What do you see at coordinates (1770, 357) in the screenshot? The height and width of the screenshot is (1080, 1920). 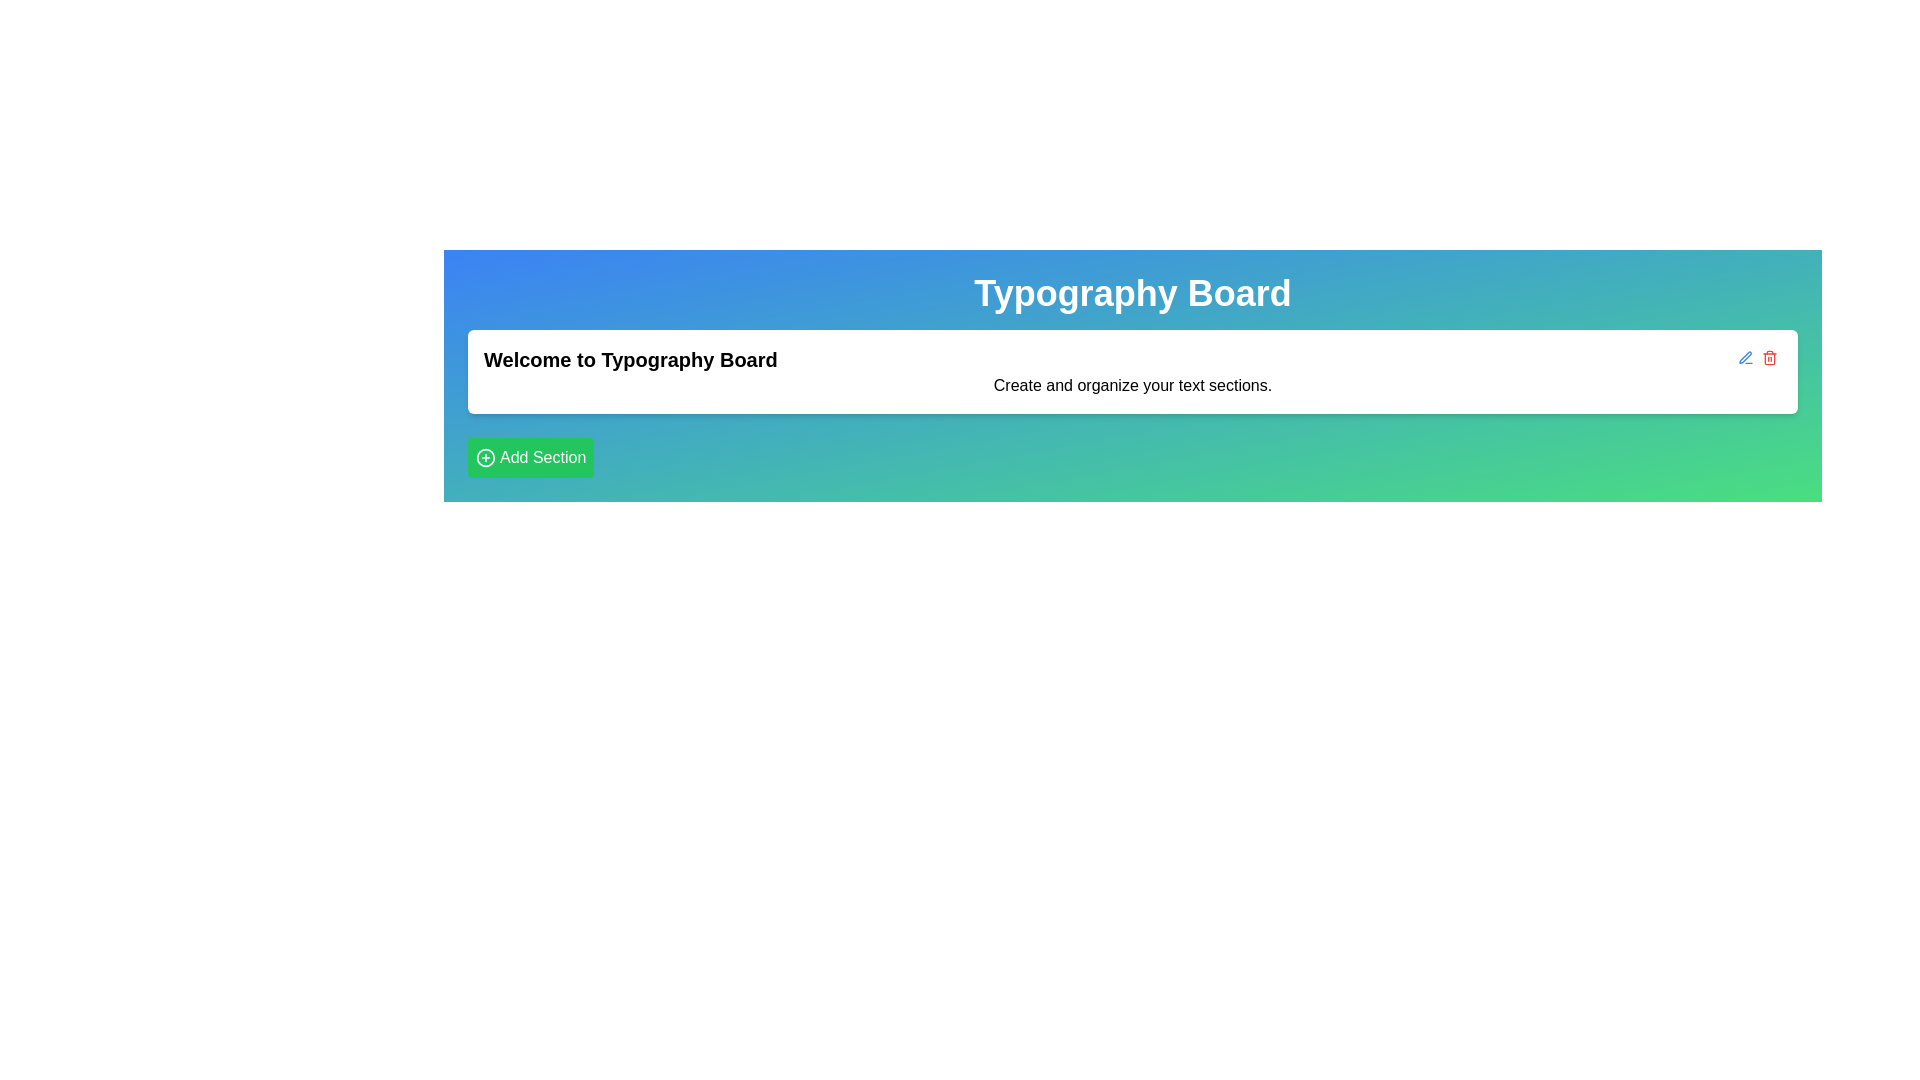 I see `the small red trash can icon located towards the right end of the horizontal bar` at bounding box center [1770, 357].